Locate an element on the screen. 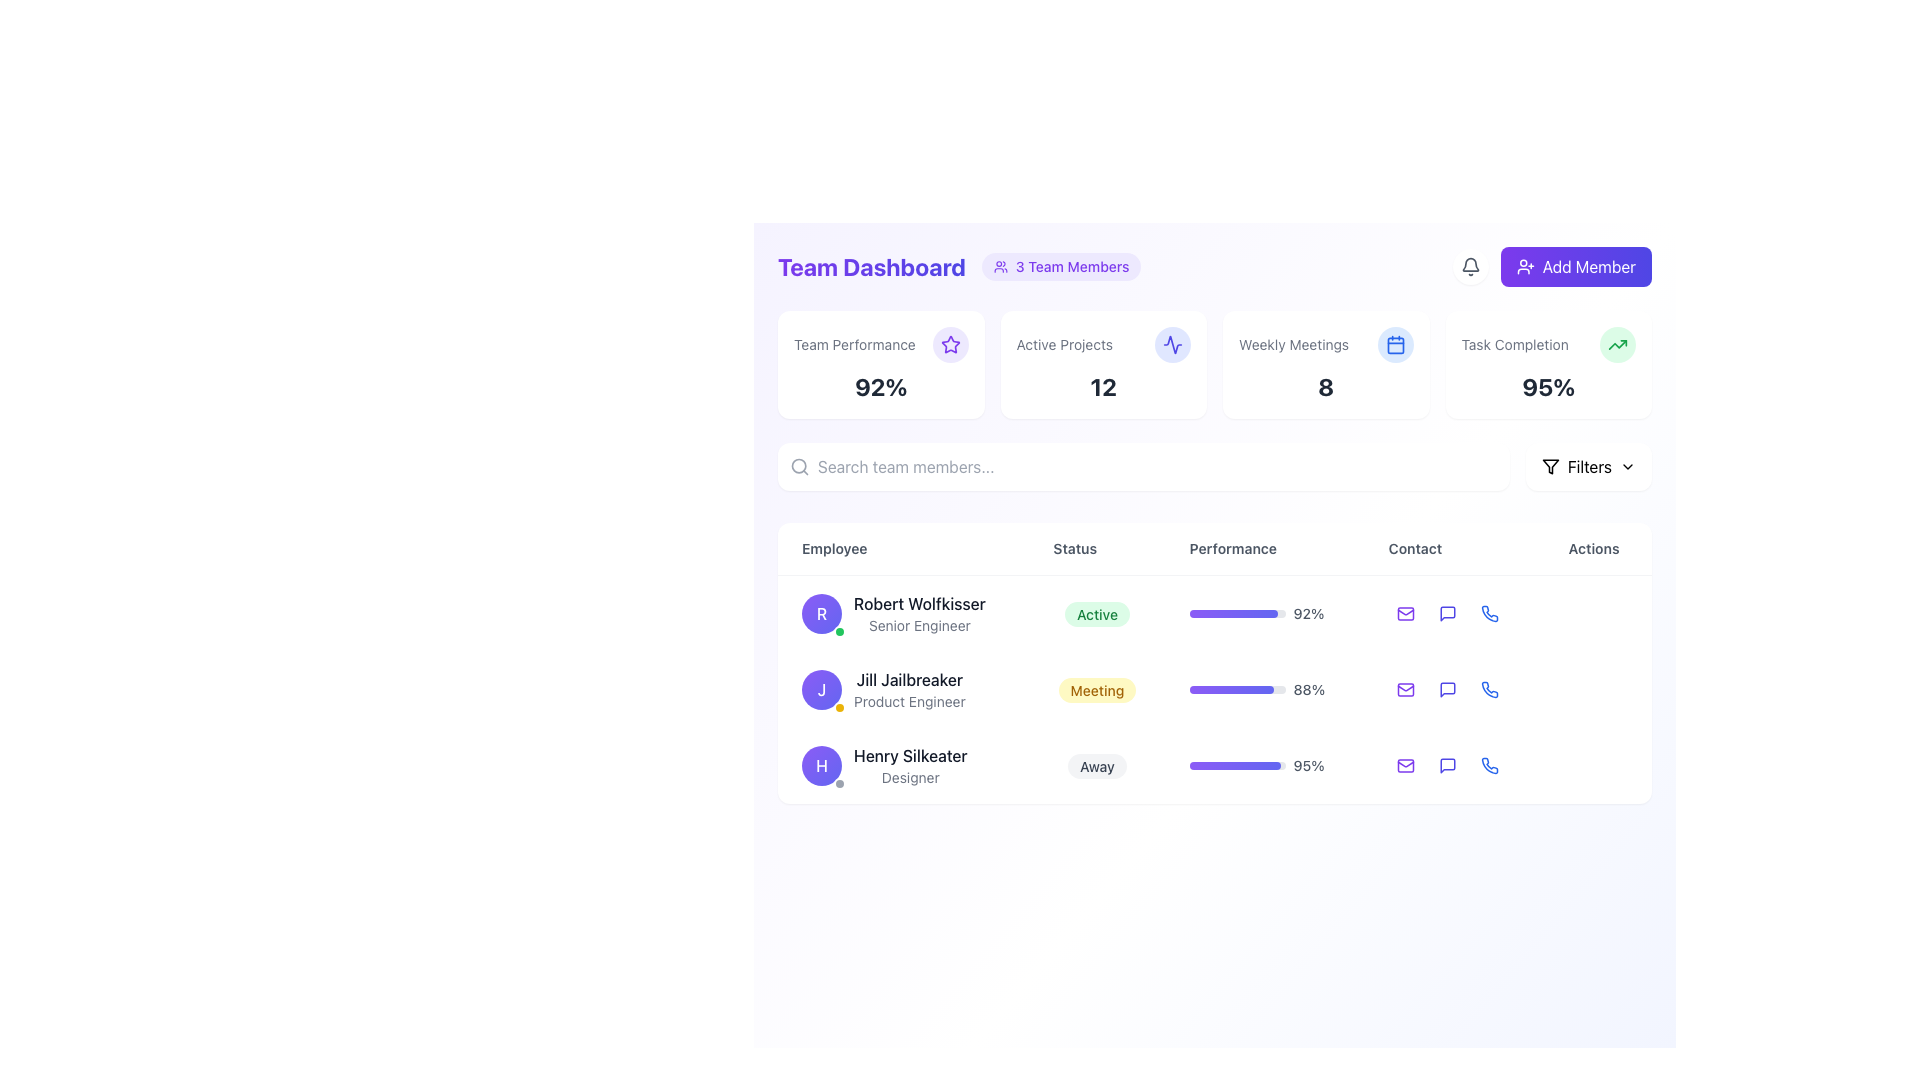  the bottom edge line of the purple mail icon in the 'Contact' column of the 'Jill Jailbreaker' row is located at coordinates (1404, 687).